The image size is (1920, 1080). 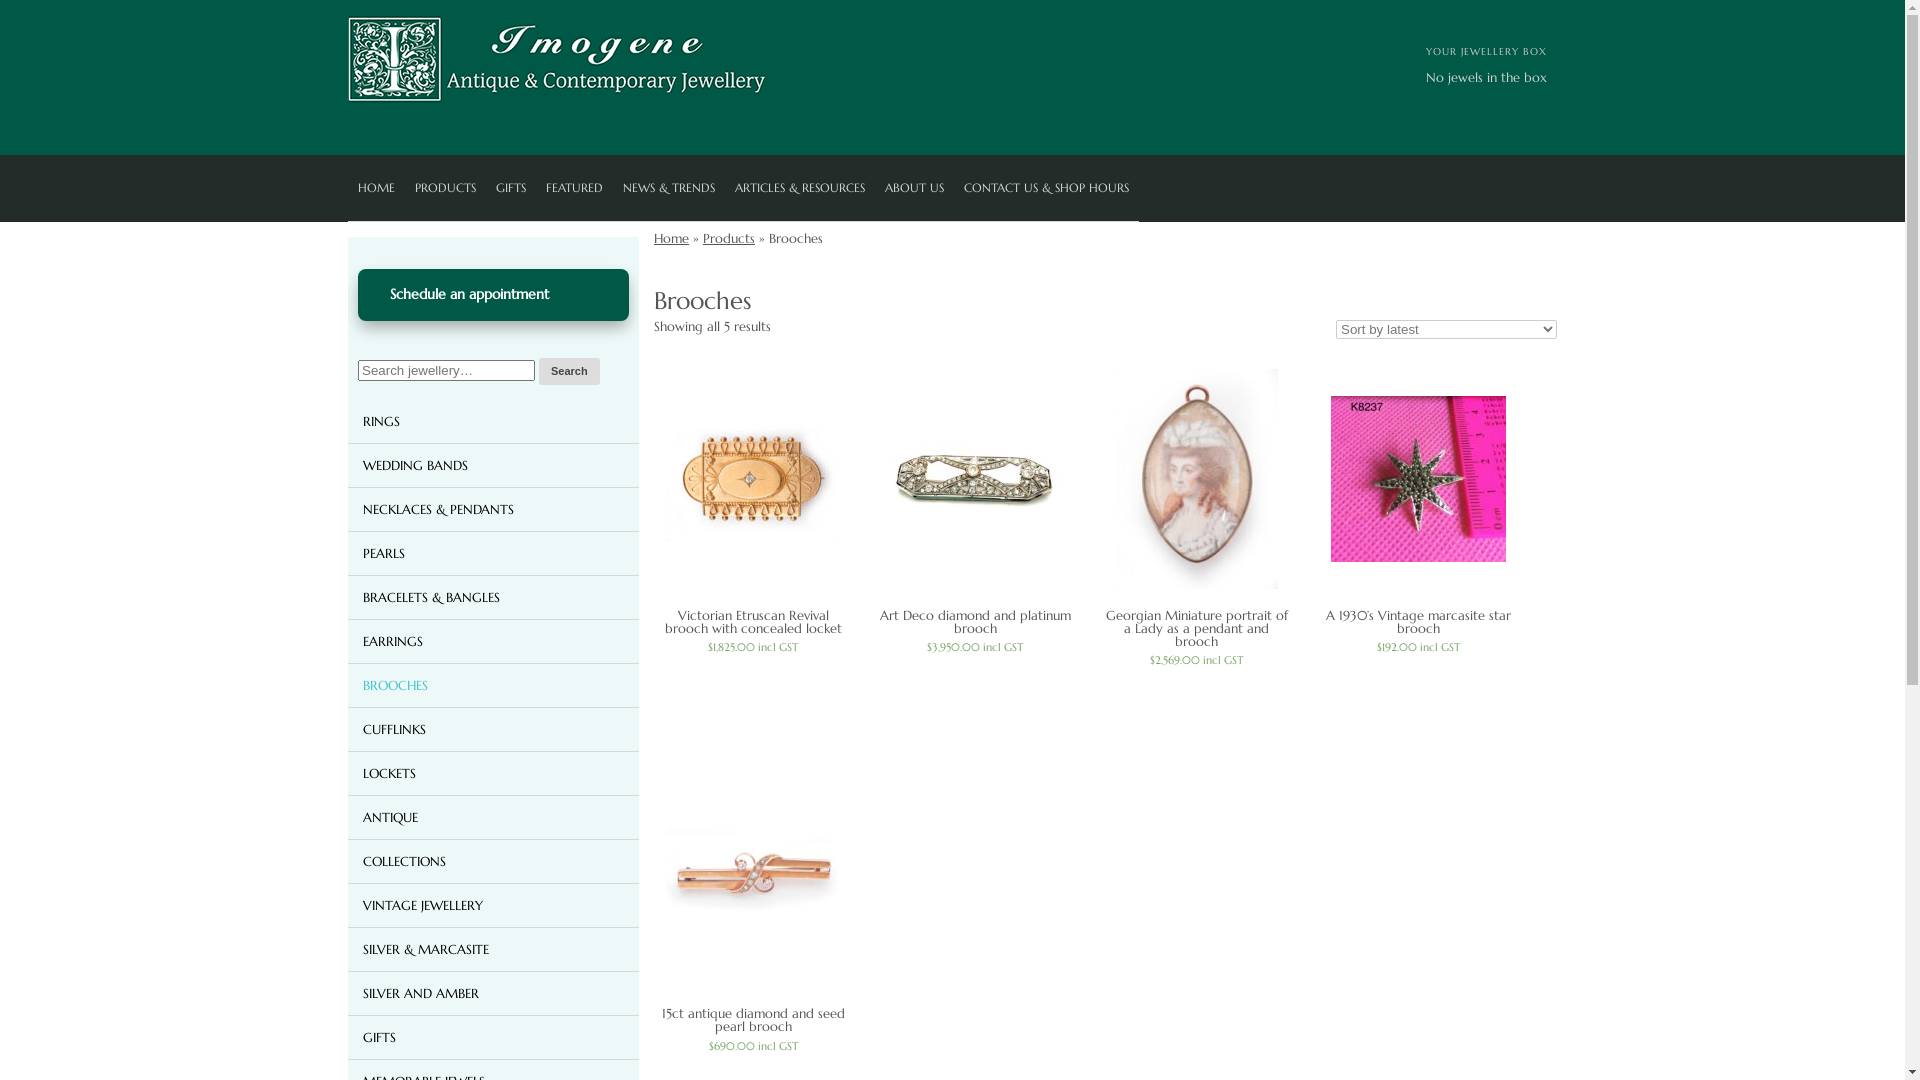 I want to click on 'Art Deco diamond and platinum brooch, so click(x=975, y=510).